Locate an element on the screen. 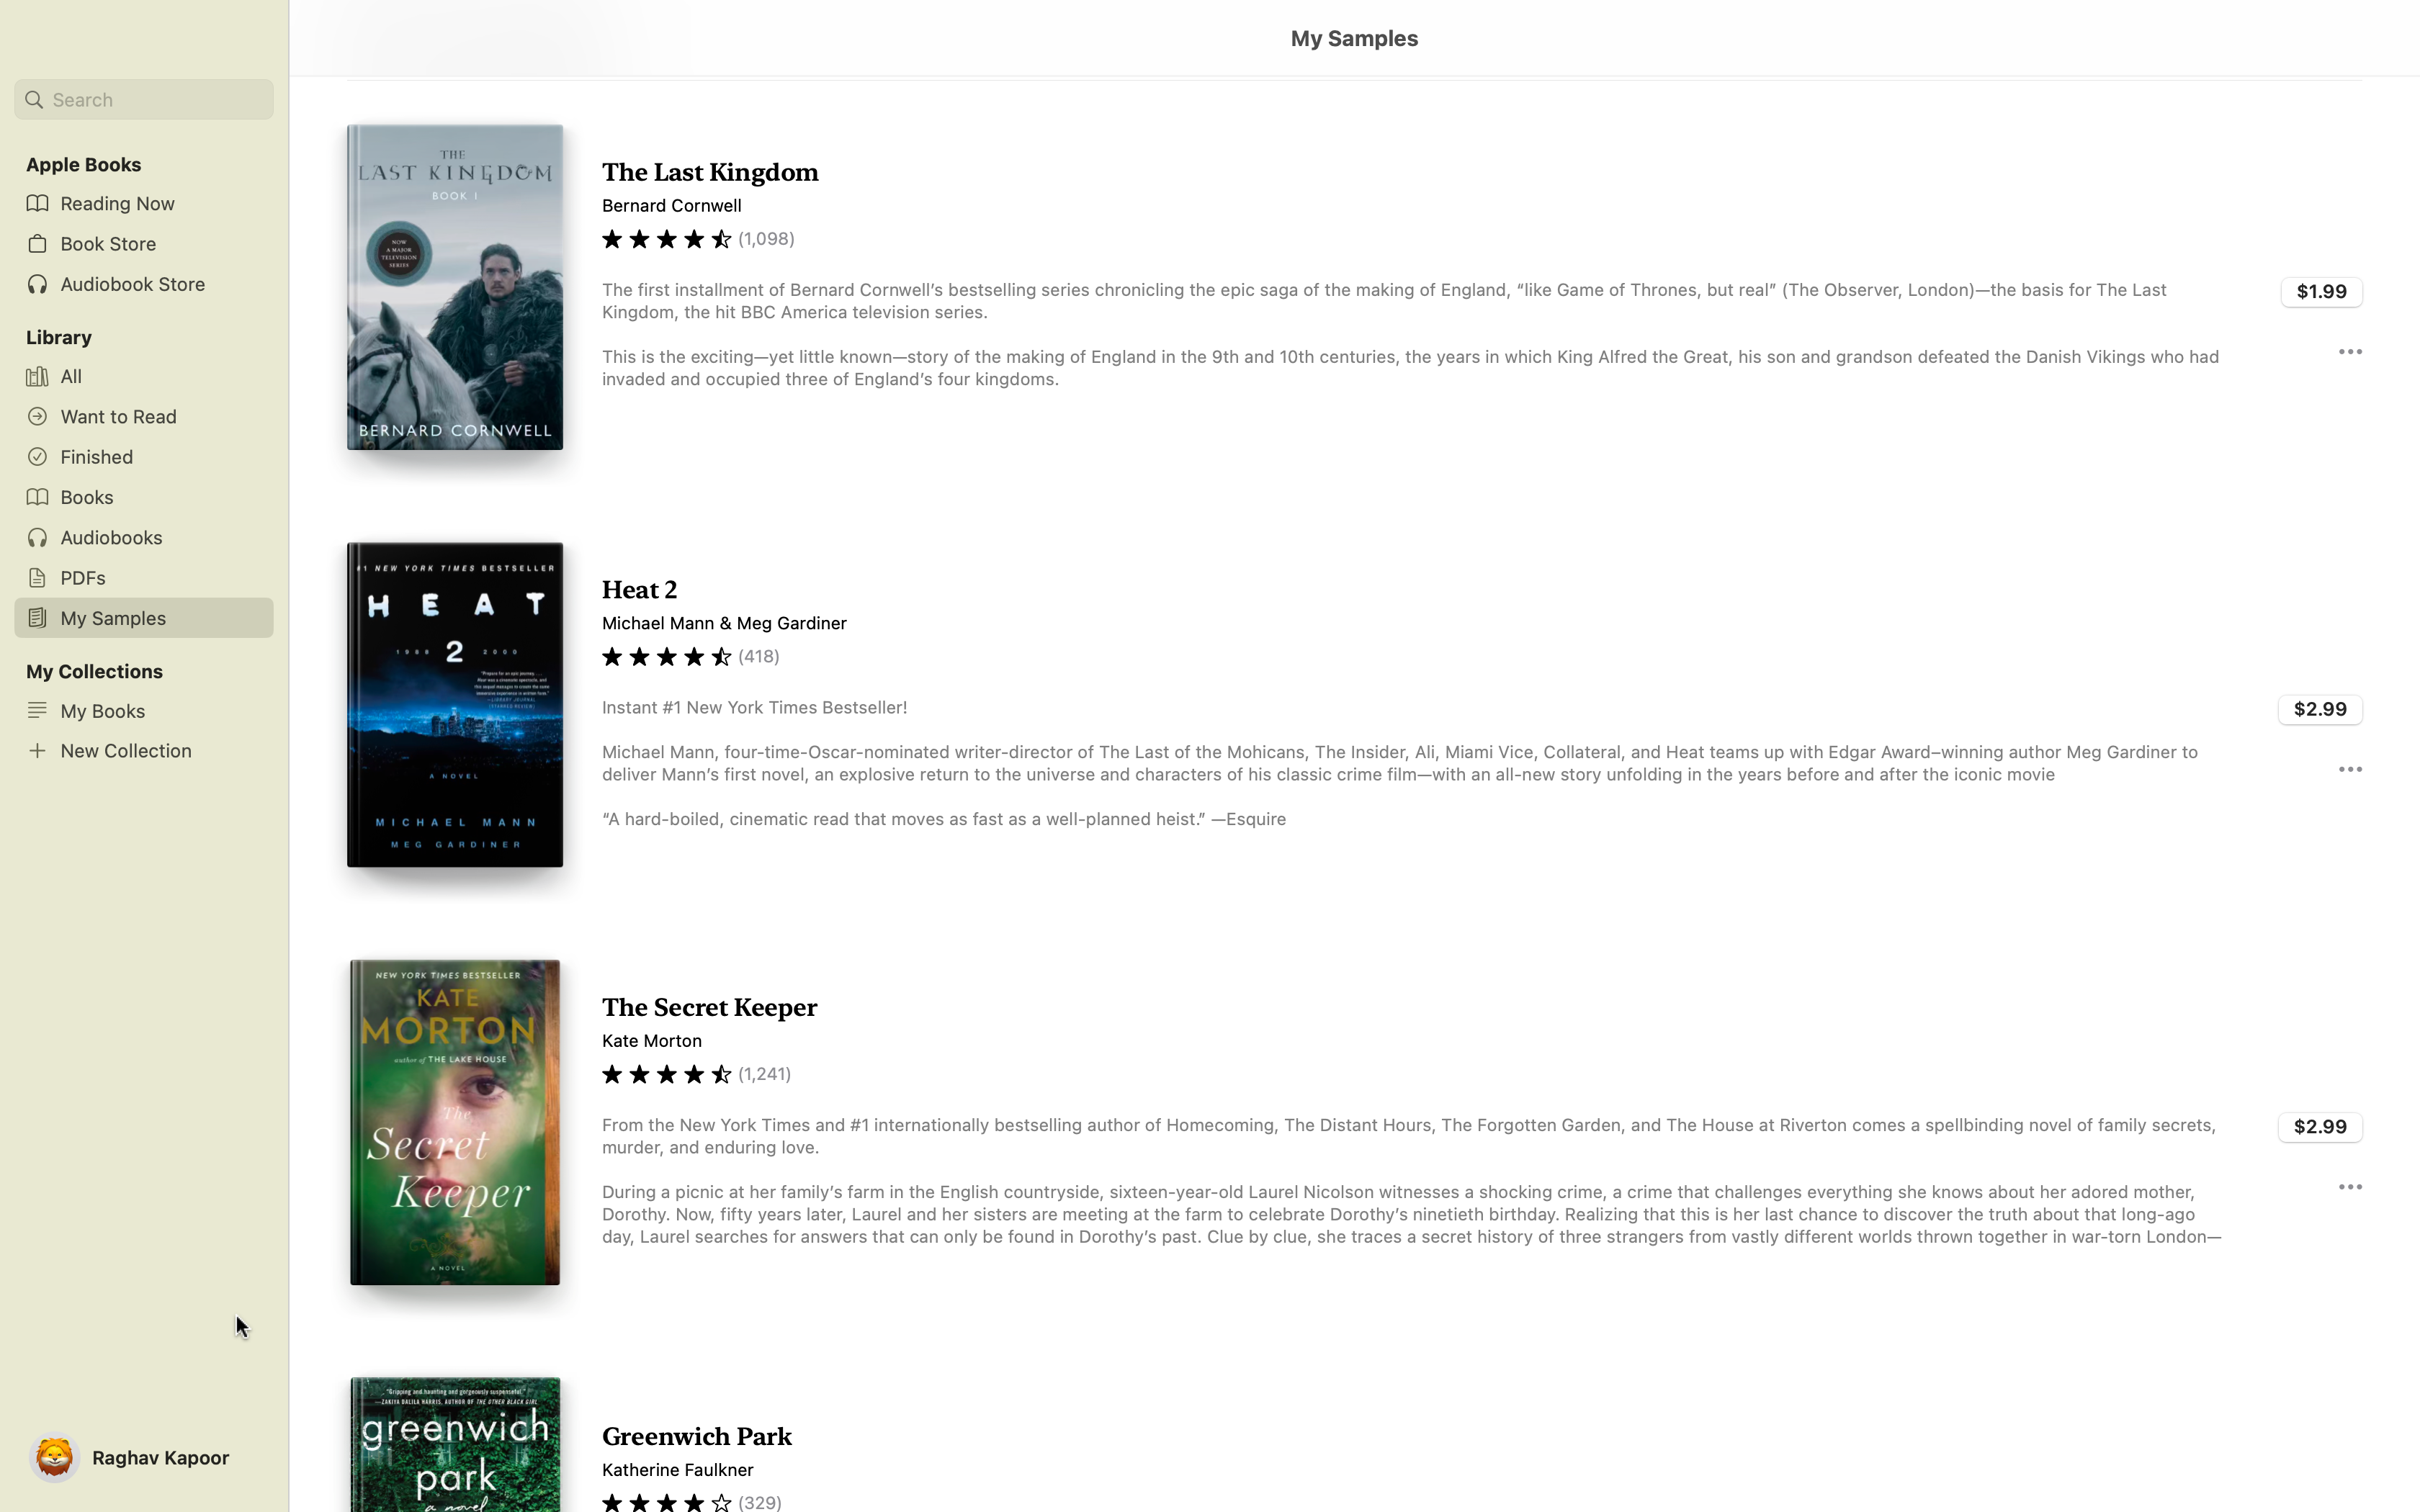  Purchase the novel "Secret Keeper is located at coordinates (2321, 1123).